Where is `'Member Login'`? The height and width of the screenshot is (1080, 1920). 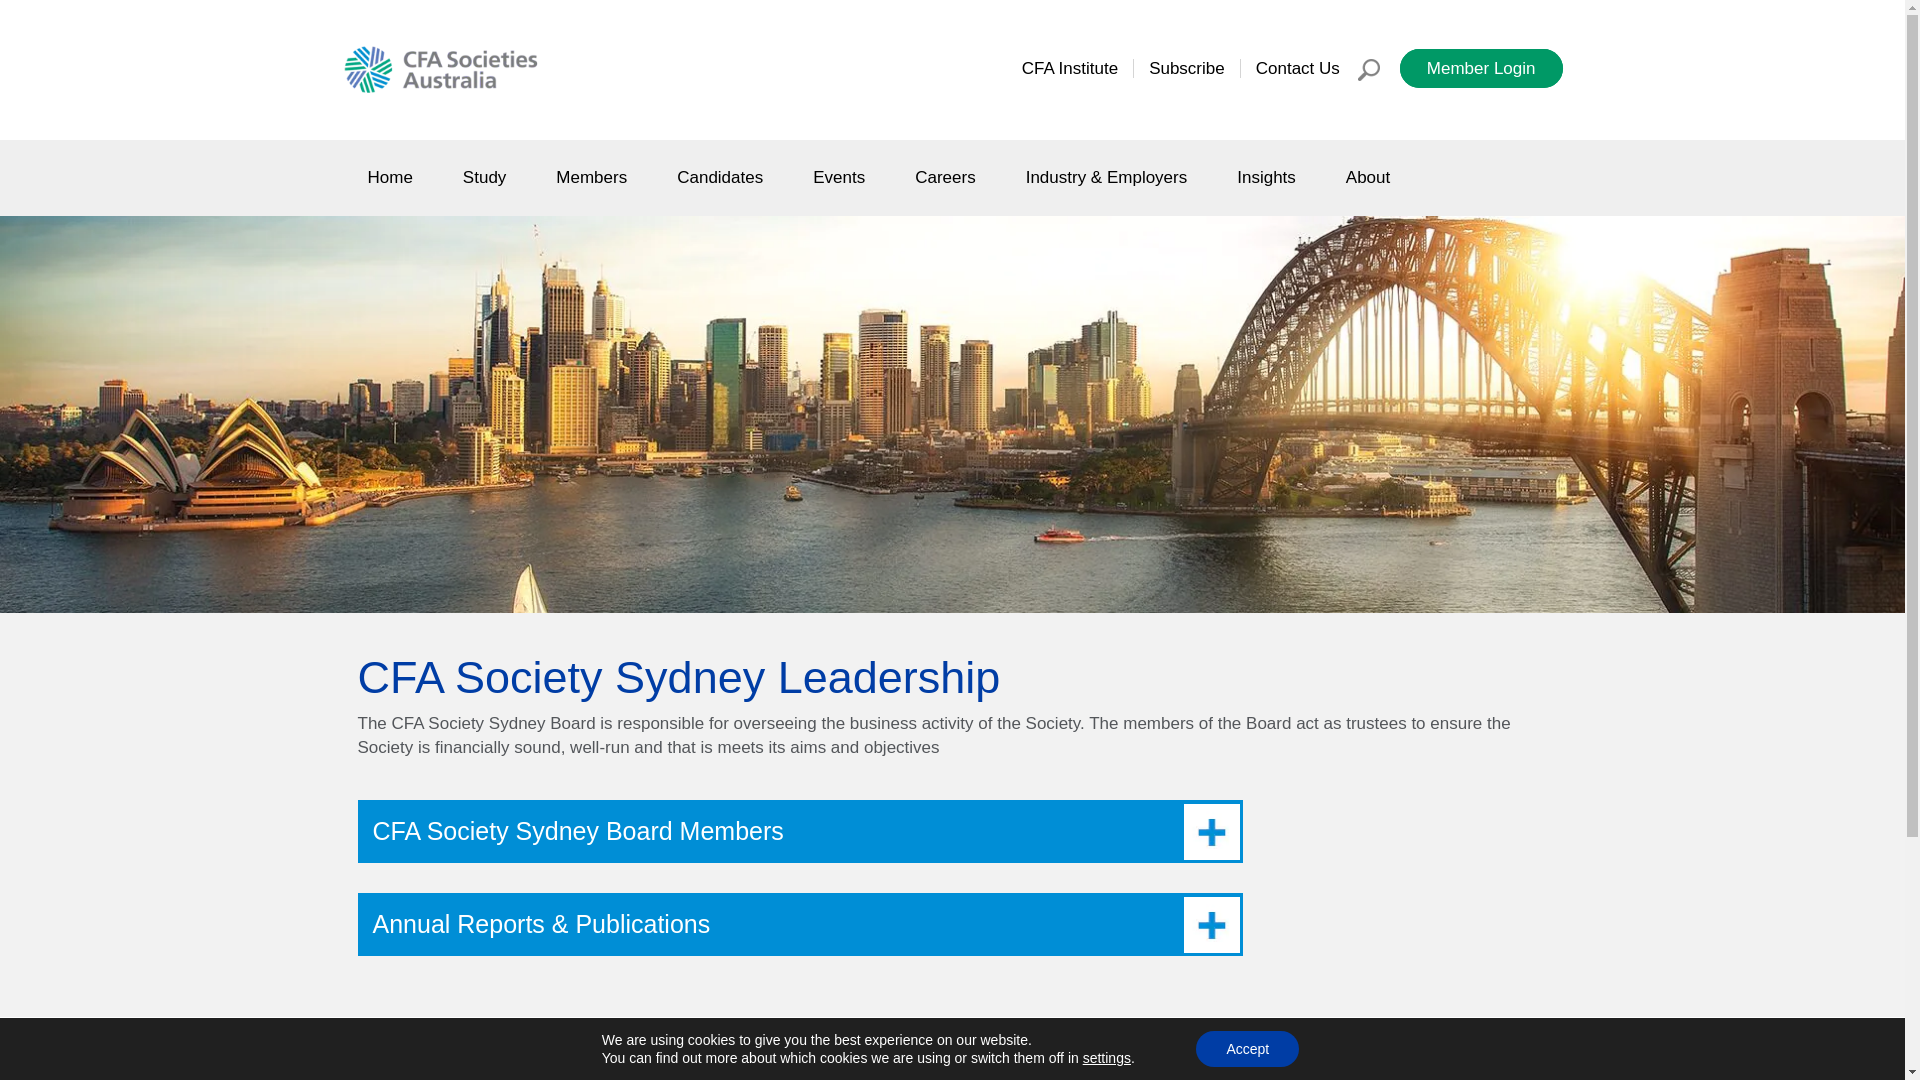
'Member Login' is located at coordinates (1399, 67).